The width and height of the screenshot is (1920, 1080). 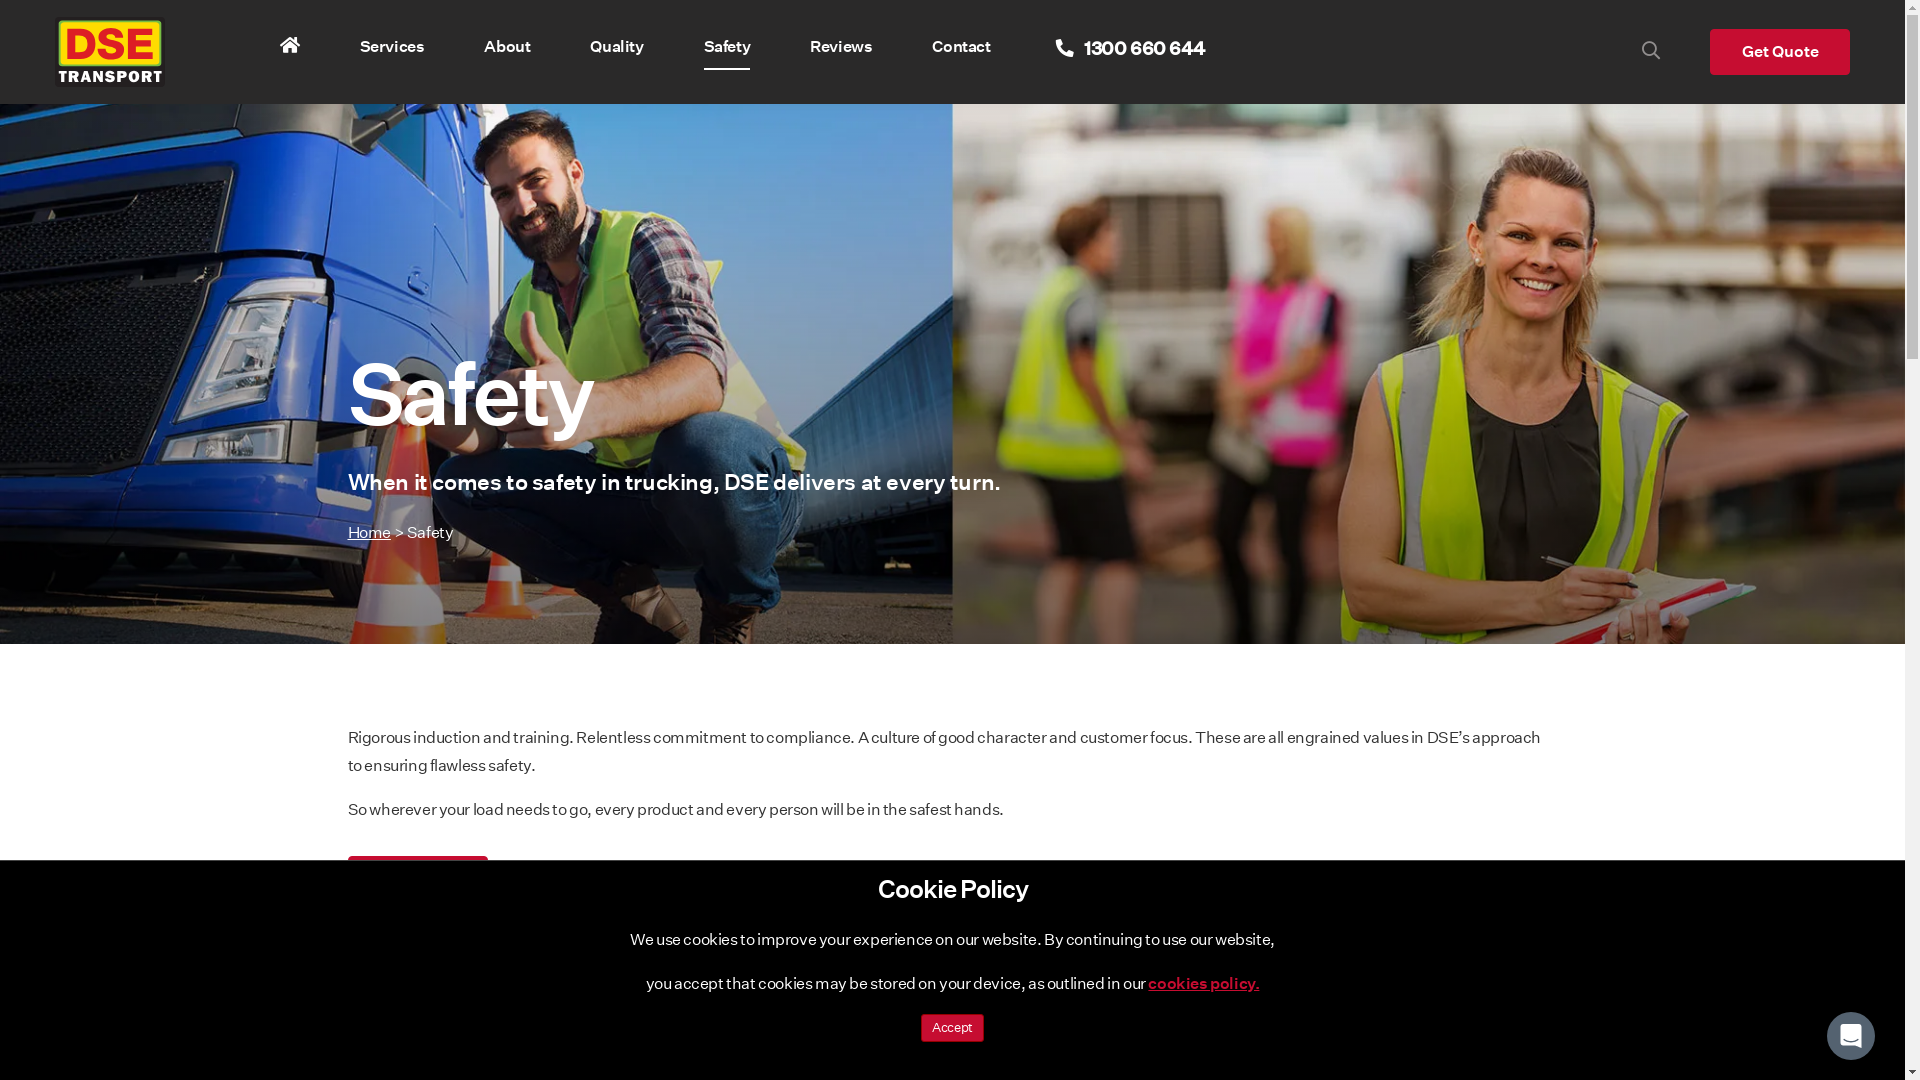 I want to click on 'Home', so click(x=369, y=531).